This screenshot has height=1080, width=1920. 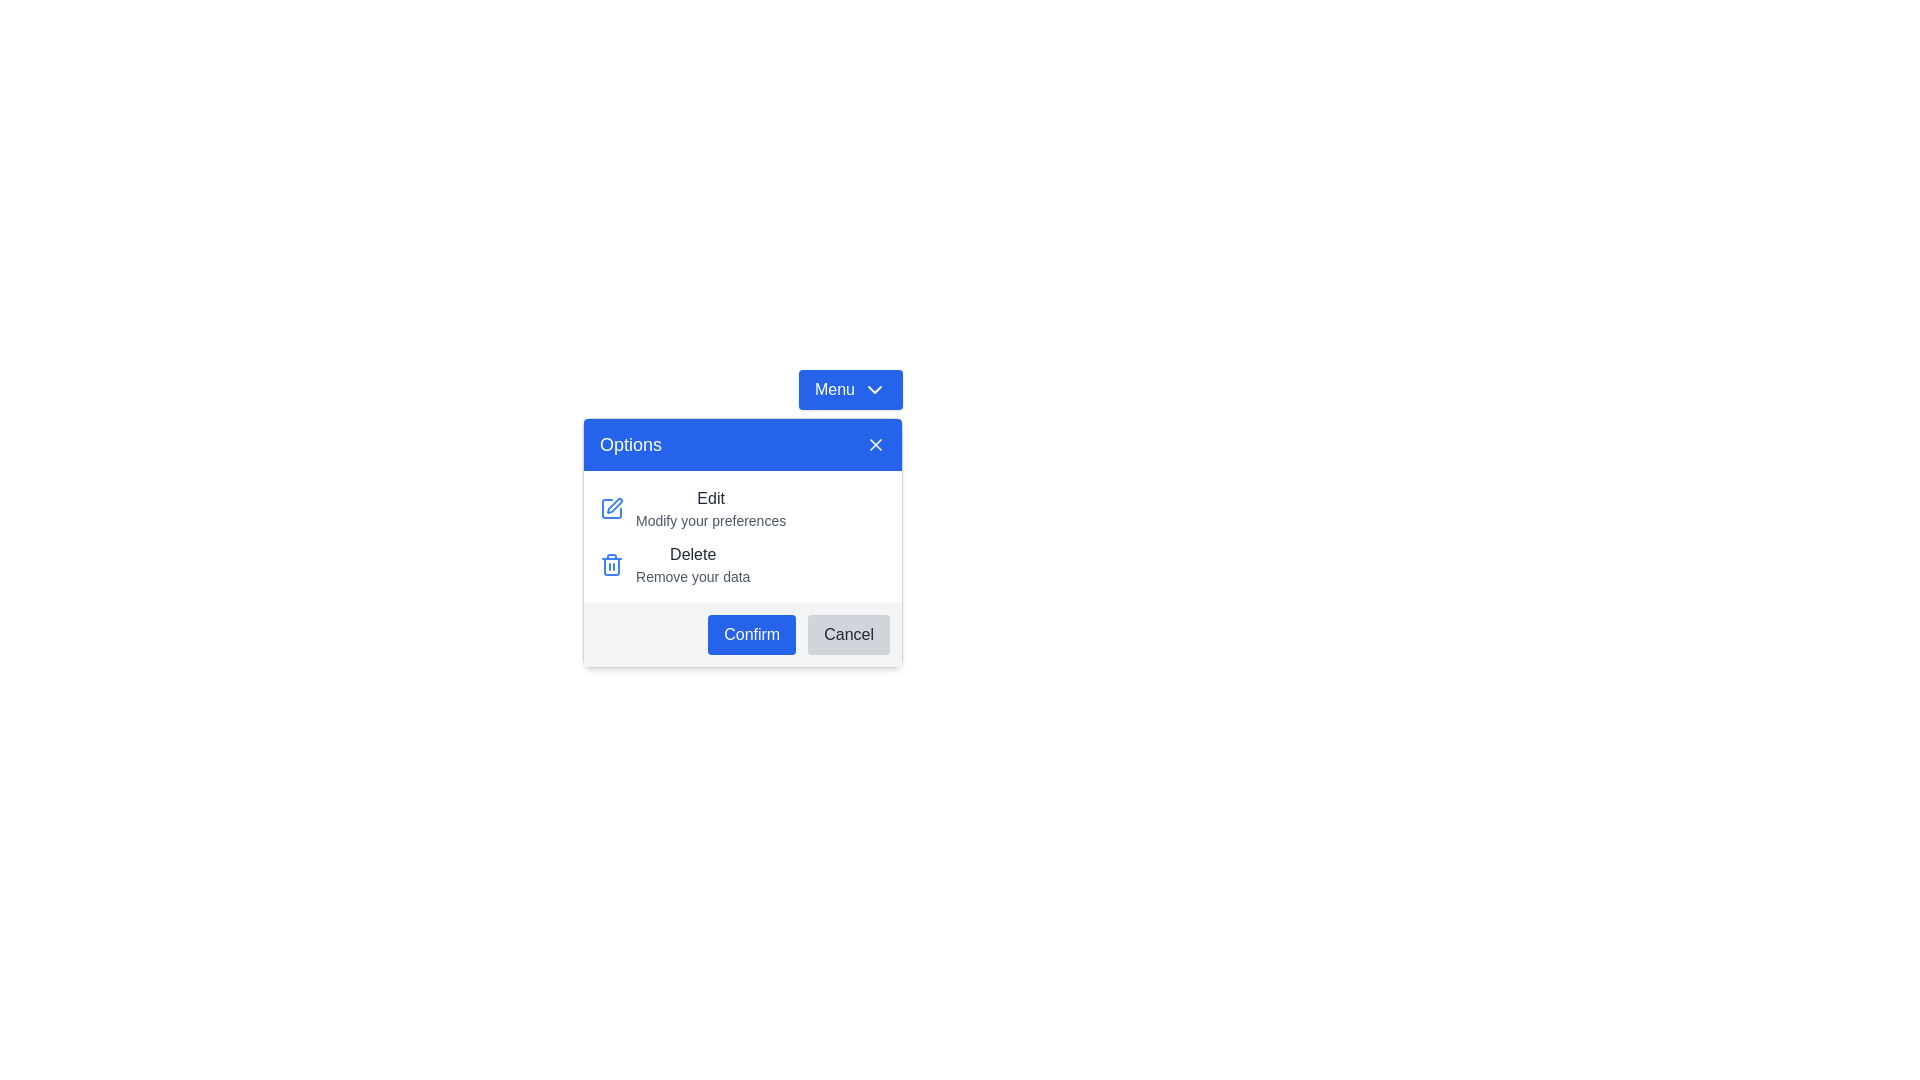 I want to click on the Action Button with Icon and Text in the dropdown modal labeled 'Options', so click(x=742, y=543).